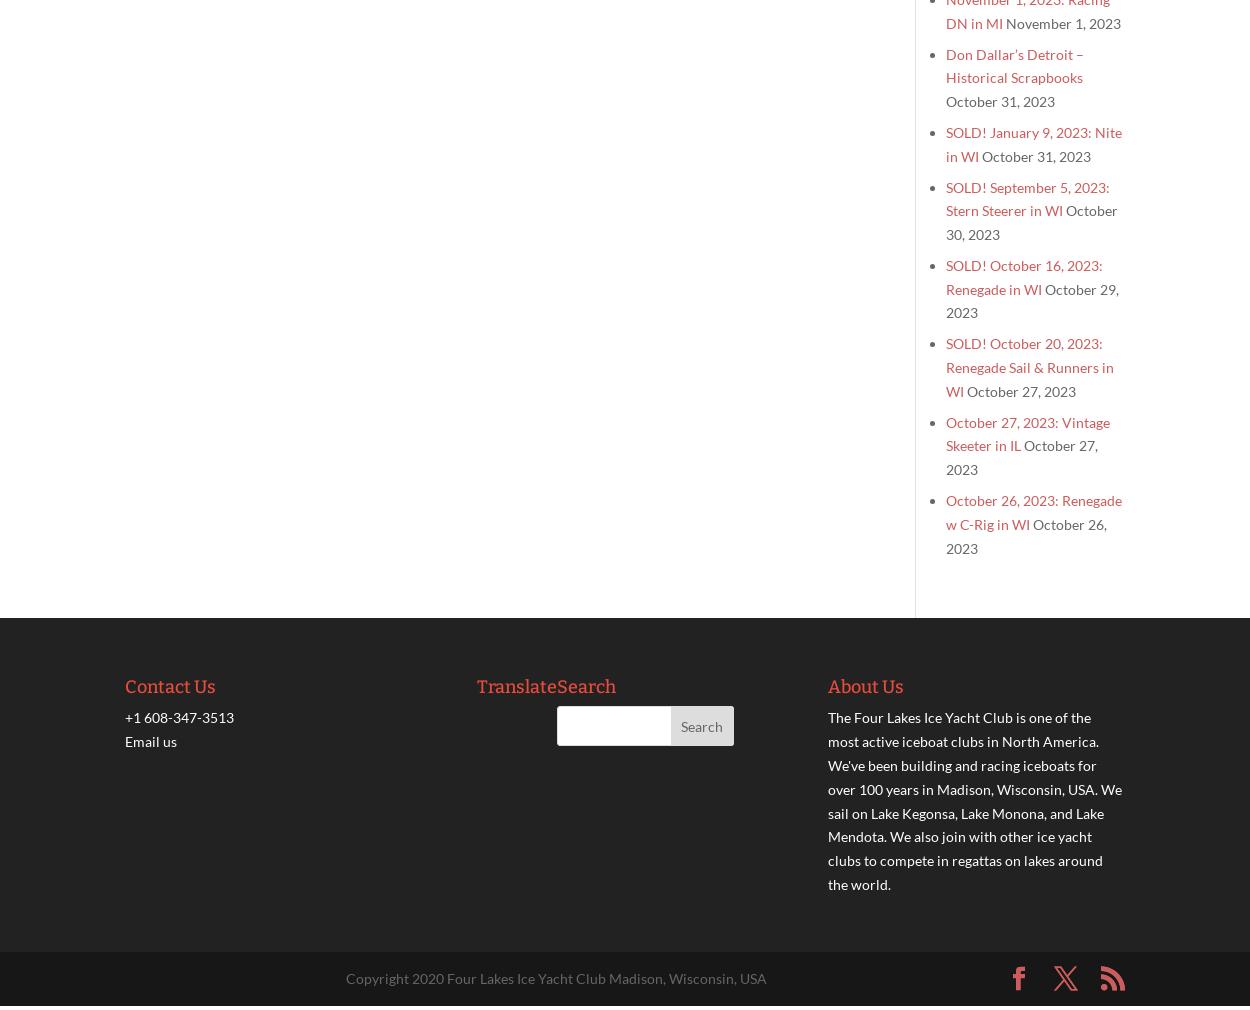 The width and height of the screenshot is (1250, 1010). What do you see at coordinates (1032, 300) in the screenshot?
I see `'October 29, 2023'` at bounding box center [1032, 300].